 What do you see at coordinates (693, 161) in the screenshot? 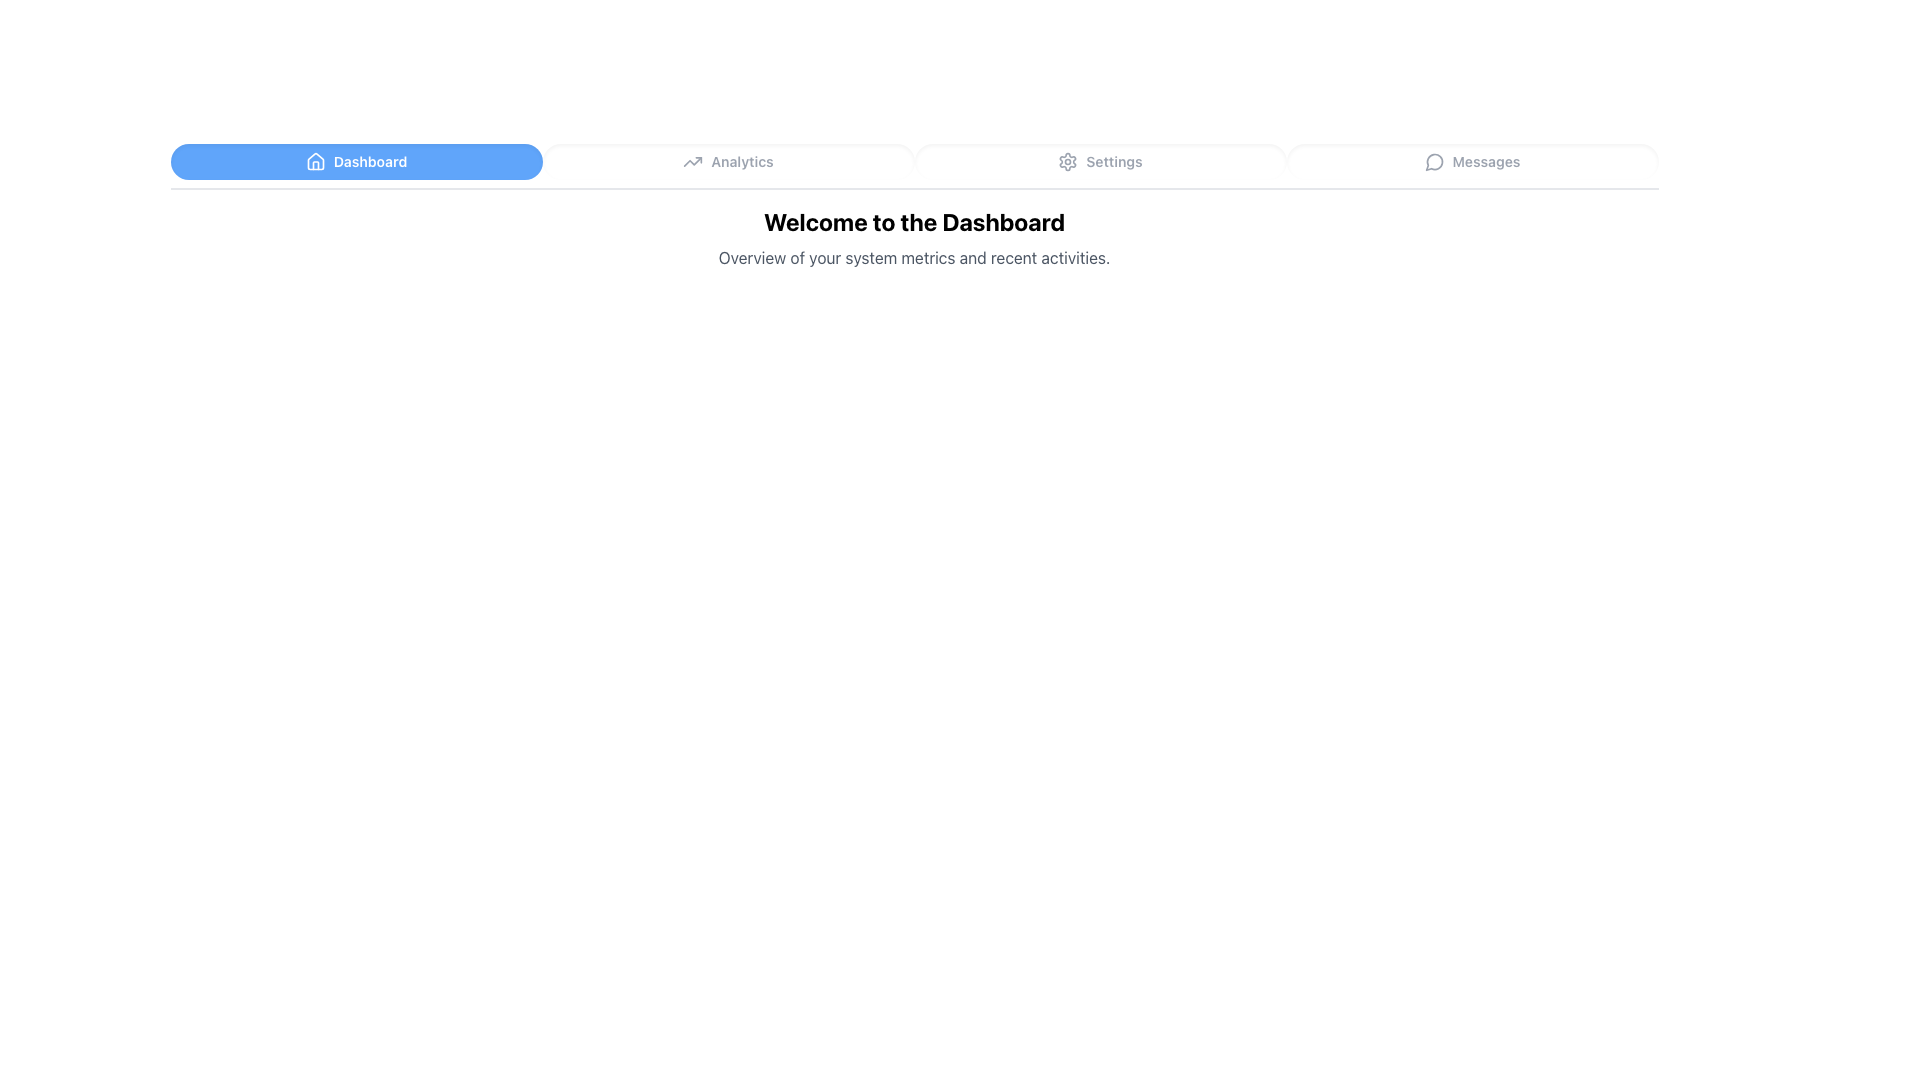
I see `the 'Analytics' icon in the top navigation bar, which is positioned to the left of the text 'Analytics'` at bounding box center [693, 161].